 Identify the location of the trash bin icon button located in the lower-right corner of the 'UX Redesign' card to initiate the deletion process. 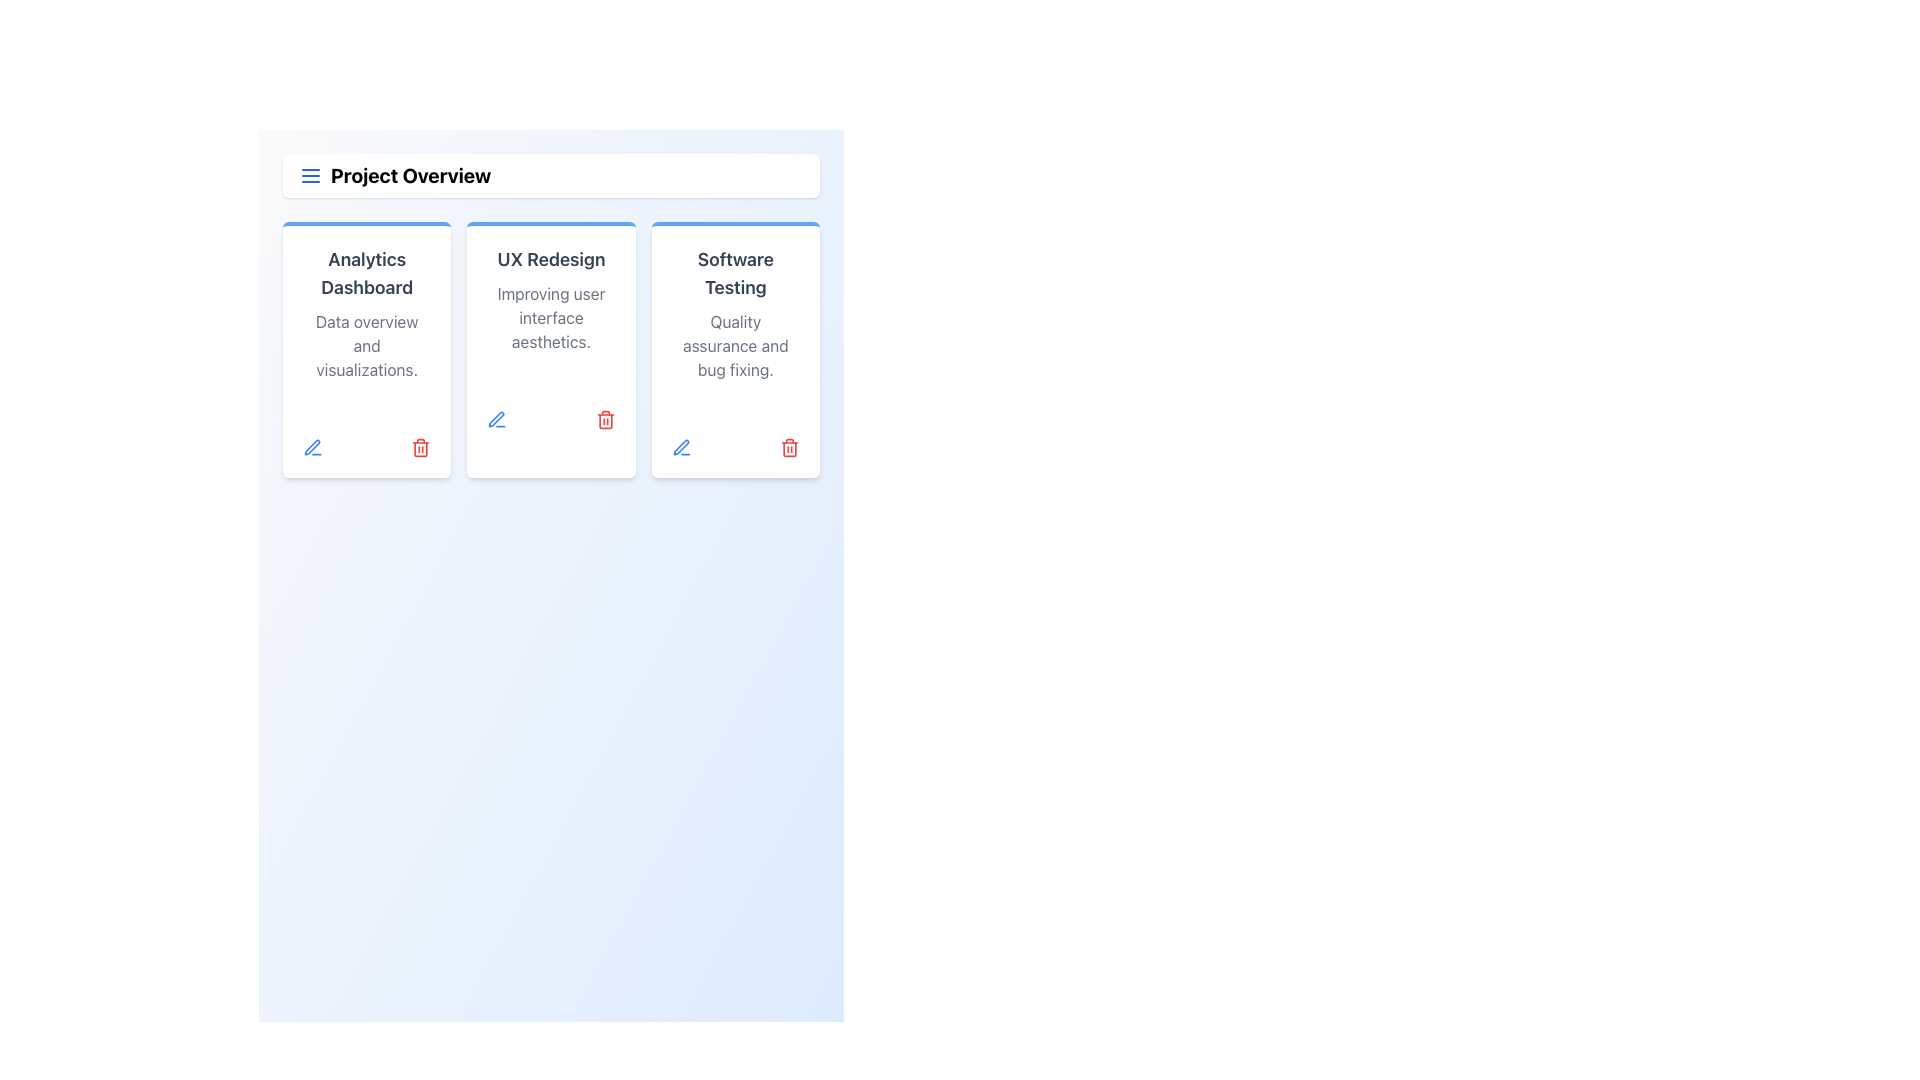
(604, 419).